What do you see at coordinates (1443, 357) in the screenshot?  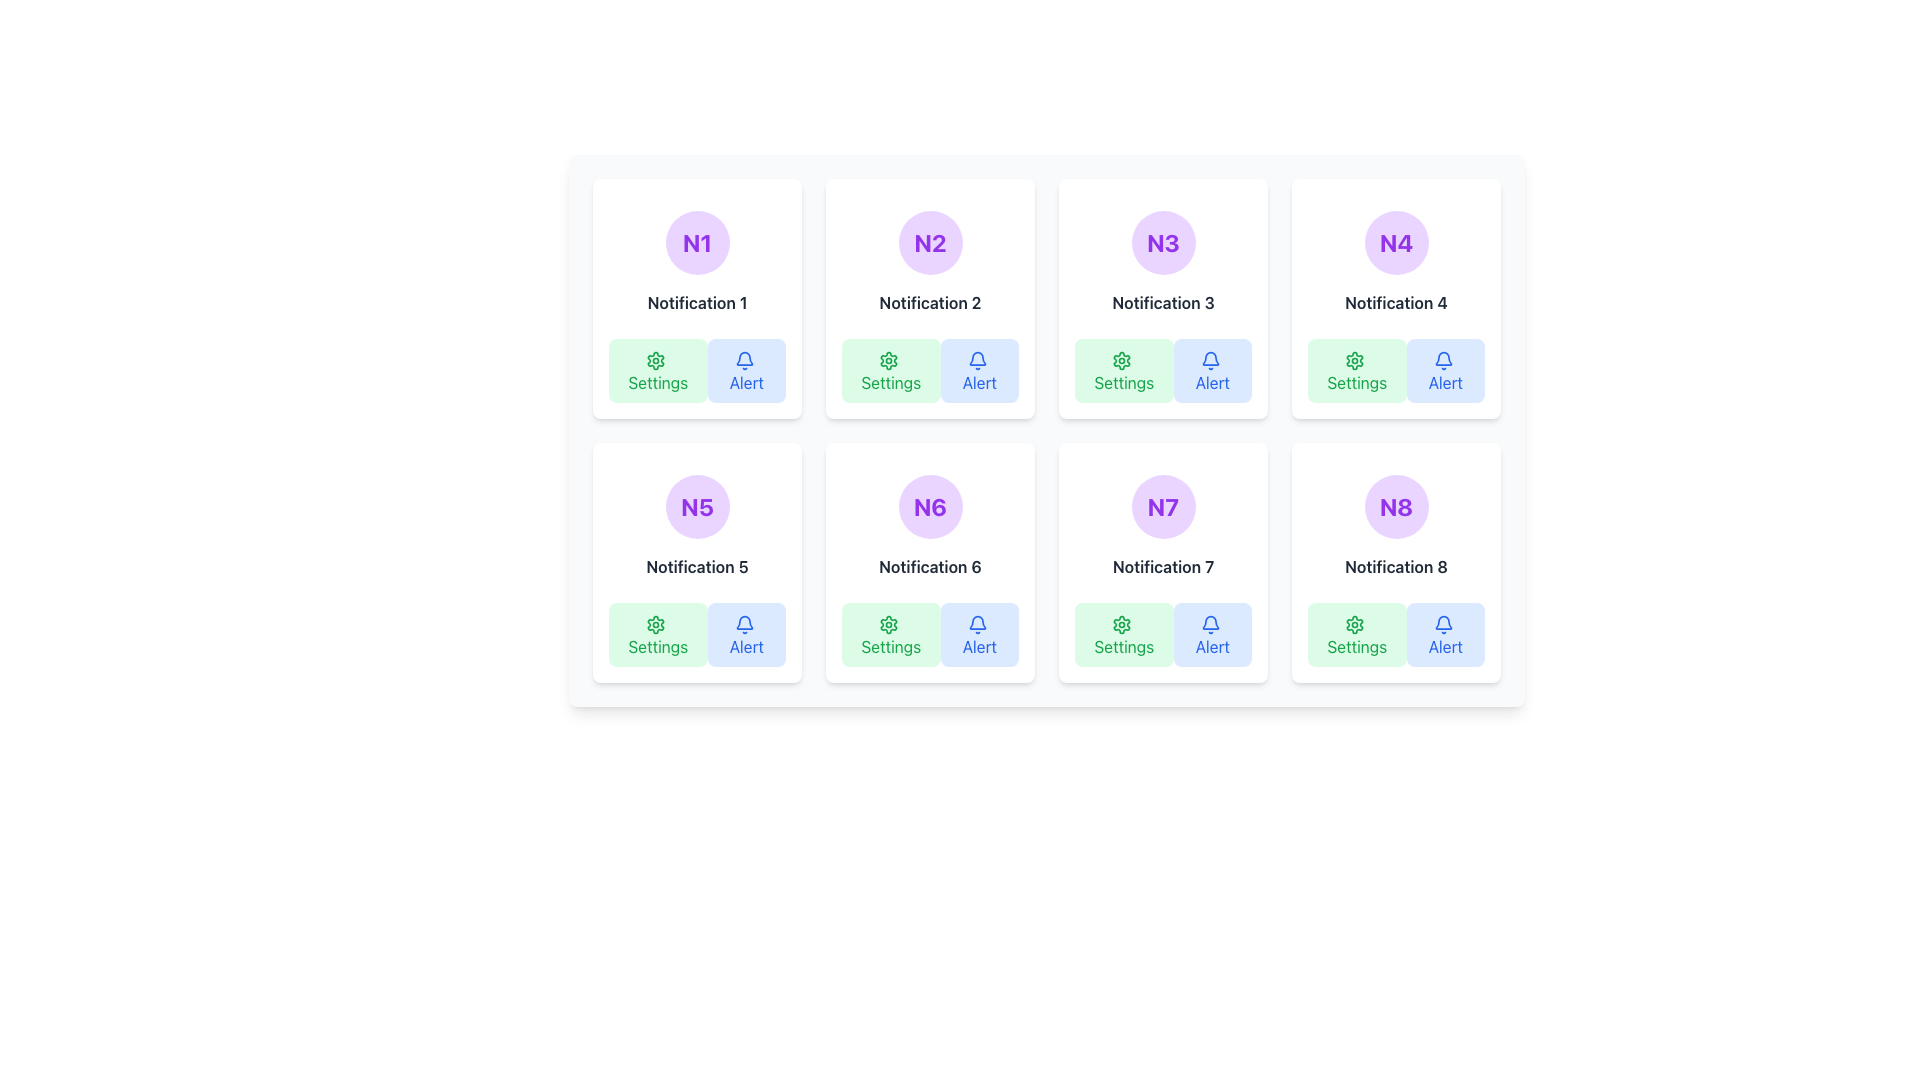 I see `the bell icon representing notifications located within the fourth notification card labeled 'Notification 4', positioned below the notification title and aligned to the right` at bounding box center [1443, 357].